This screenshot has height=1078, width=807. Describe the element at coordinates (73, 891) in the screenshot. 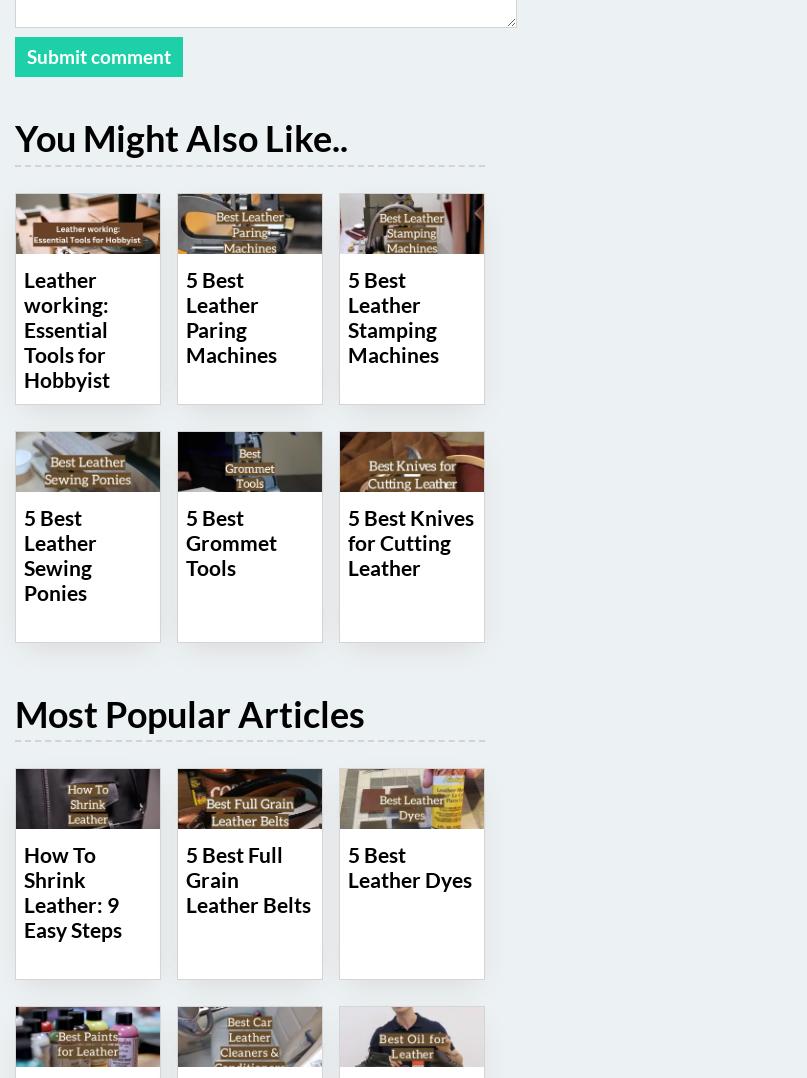

I see `'How To Shrink Leather: 9 Easy Steps'` at that location.